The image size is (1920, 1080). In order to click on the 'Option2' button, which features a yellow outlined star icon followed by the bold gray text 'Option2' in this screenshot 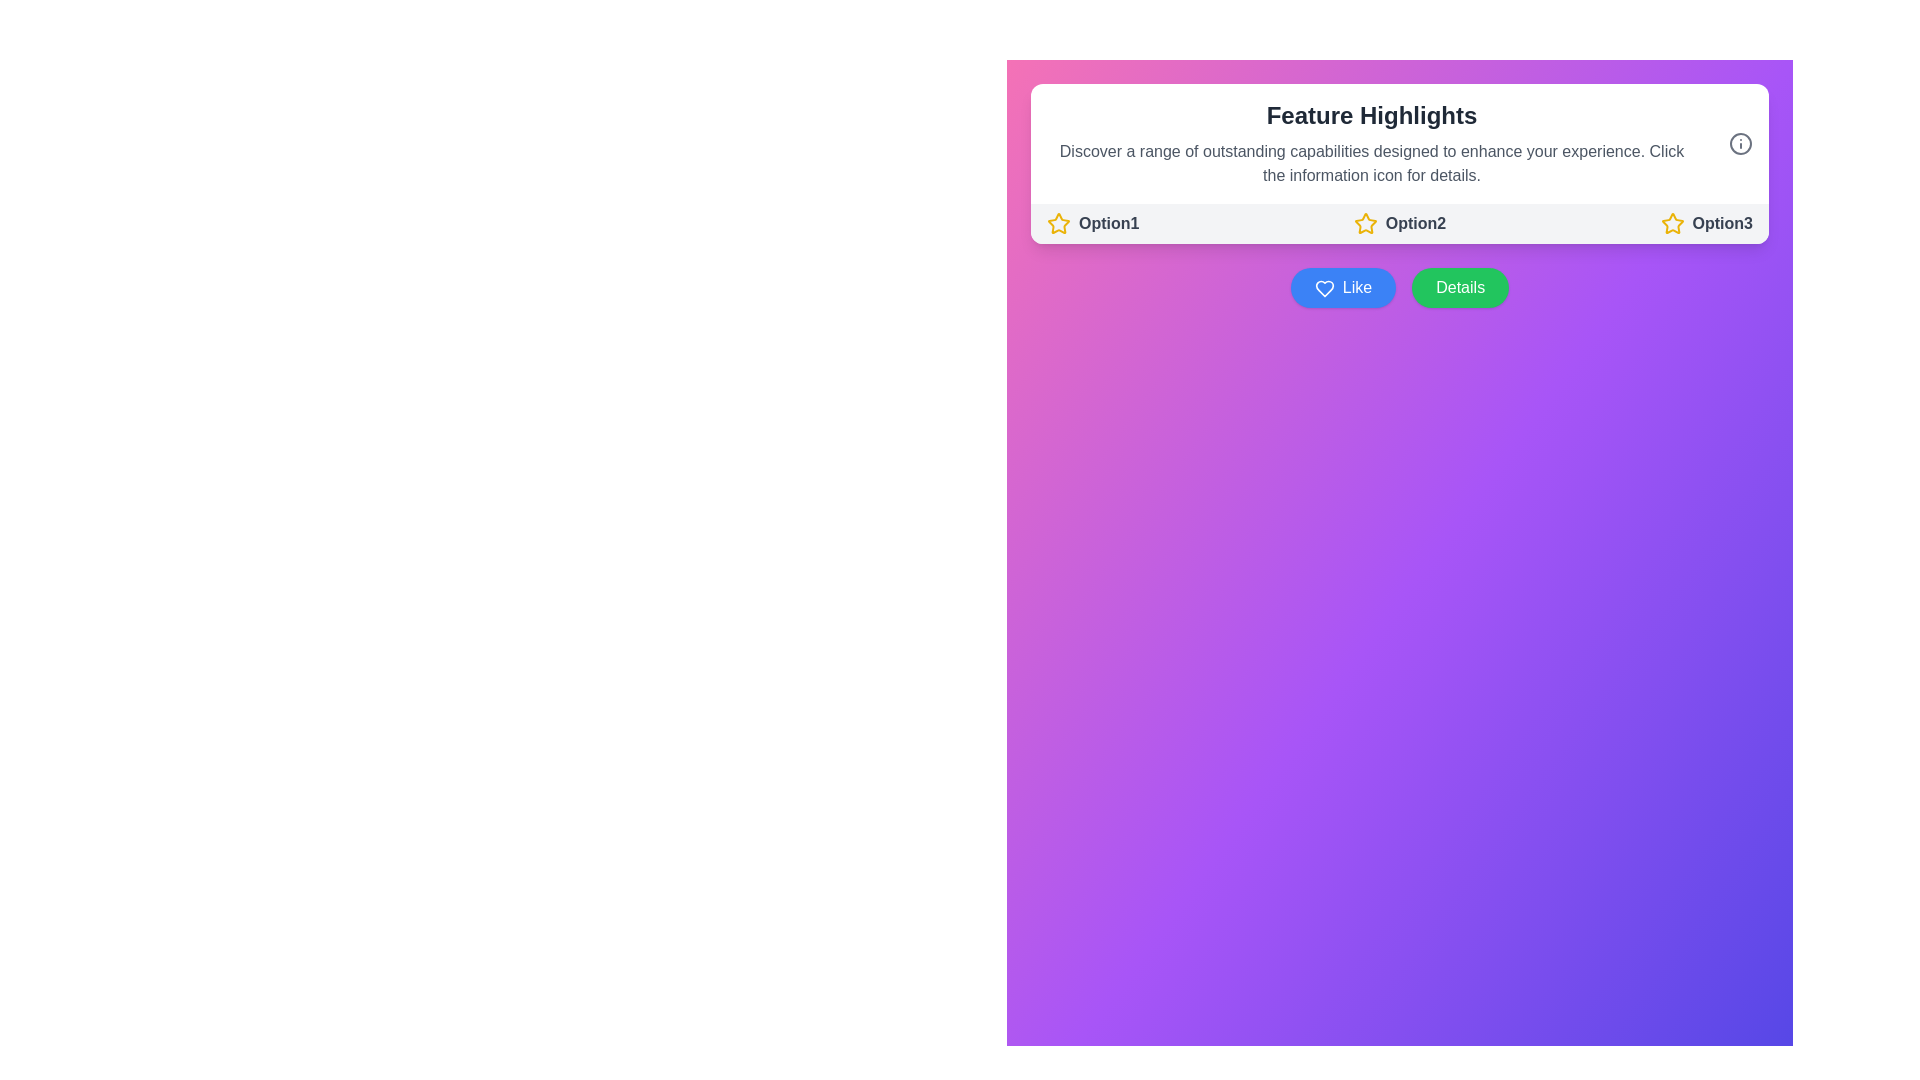, I will do `click(1399, 223)`.